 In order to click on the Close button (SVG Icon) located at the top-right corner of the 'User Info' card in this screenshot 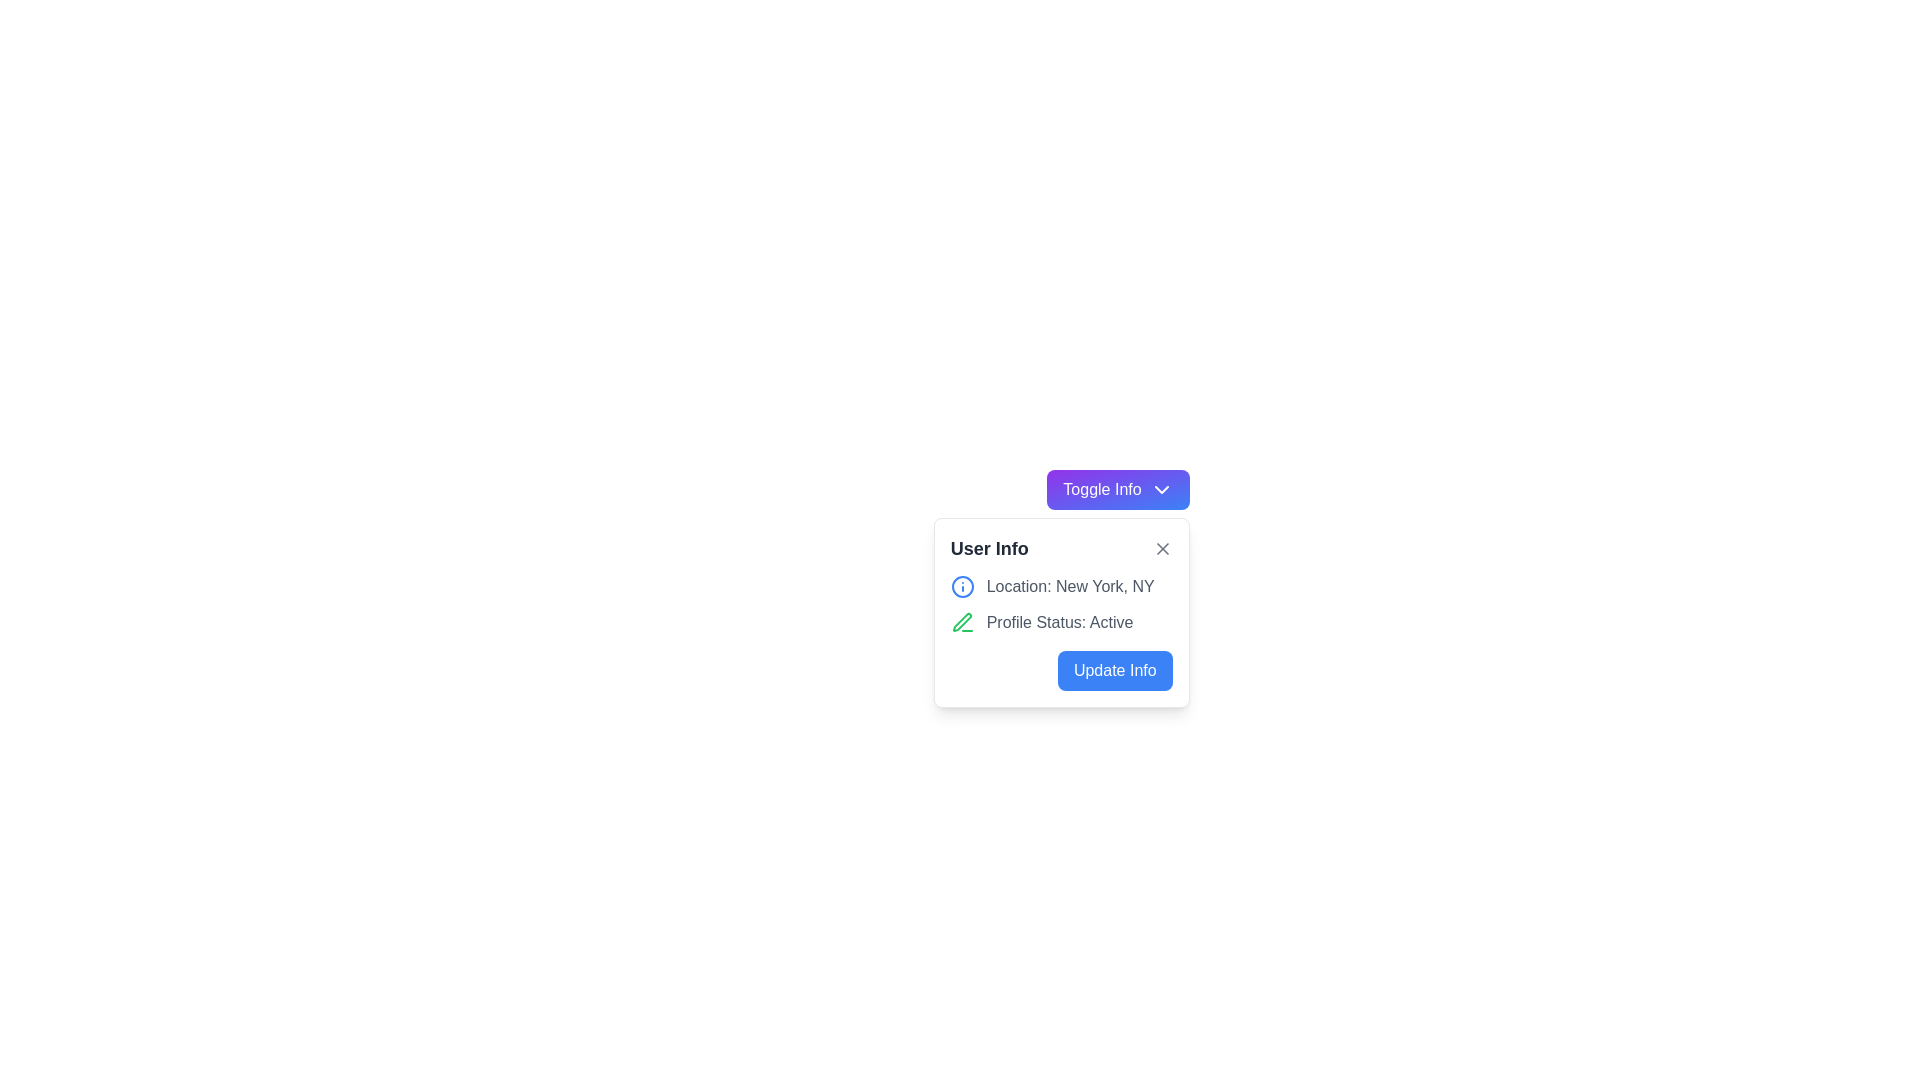, I will do `click(1162, 548)`.